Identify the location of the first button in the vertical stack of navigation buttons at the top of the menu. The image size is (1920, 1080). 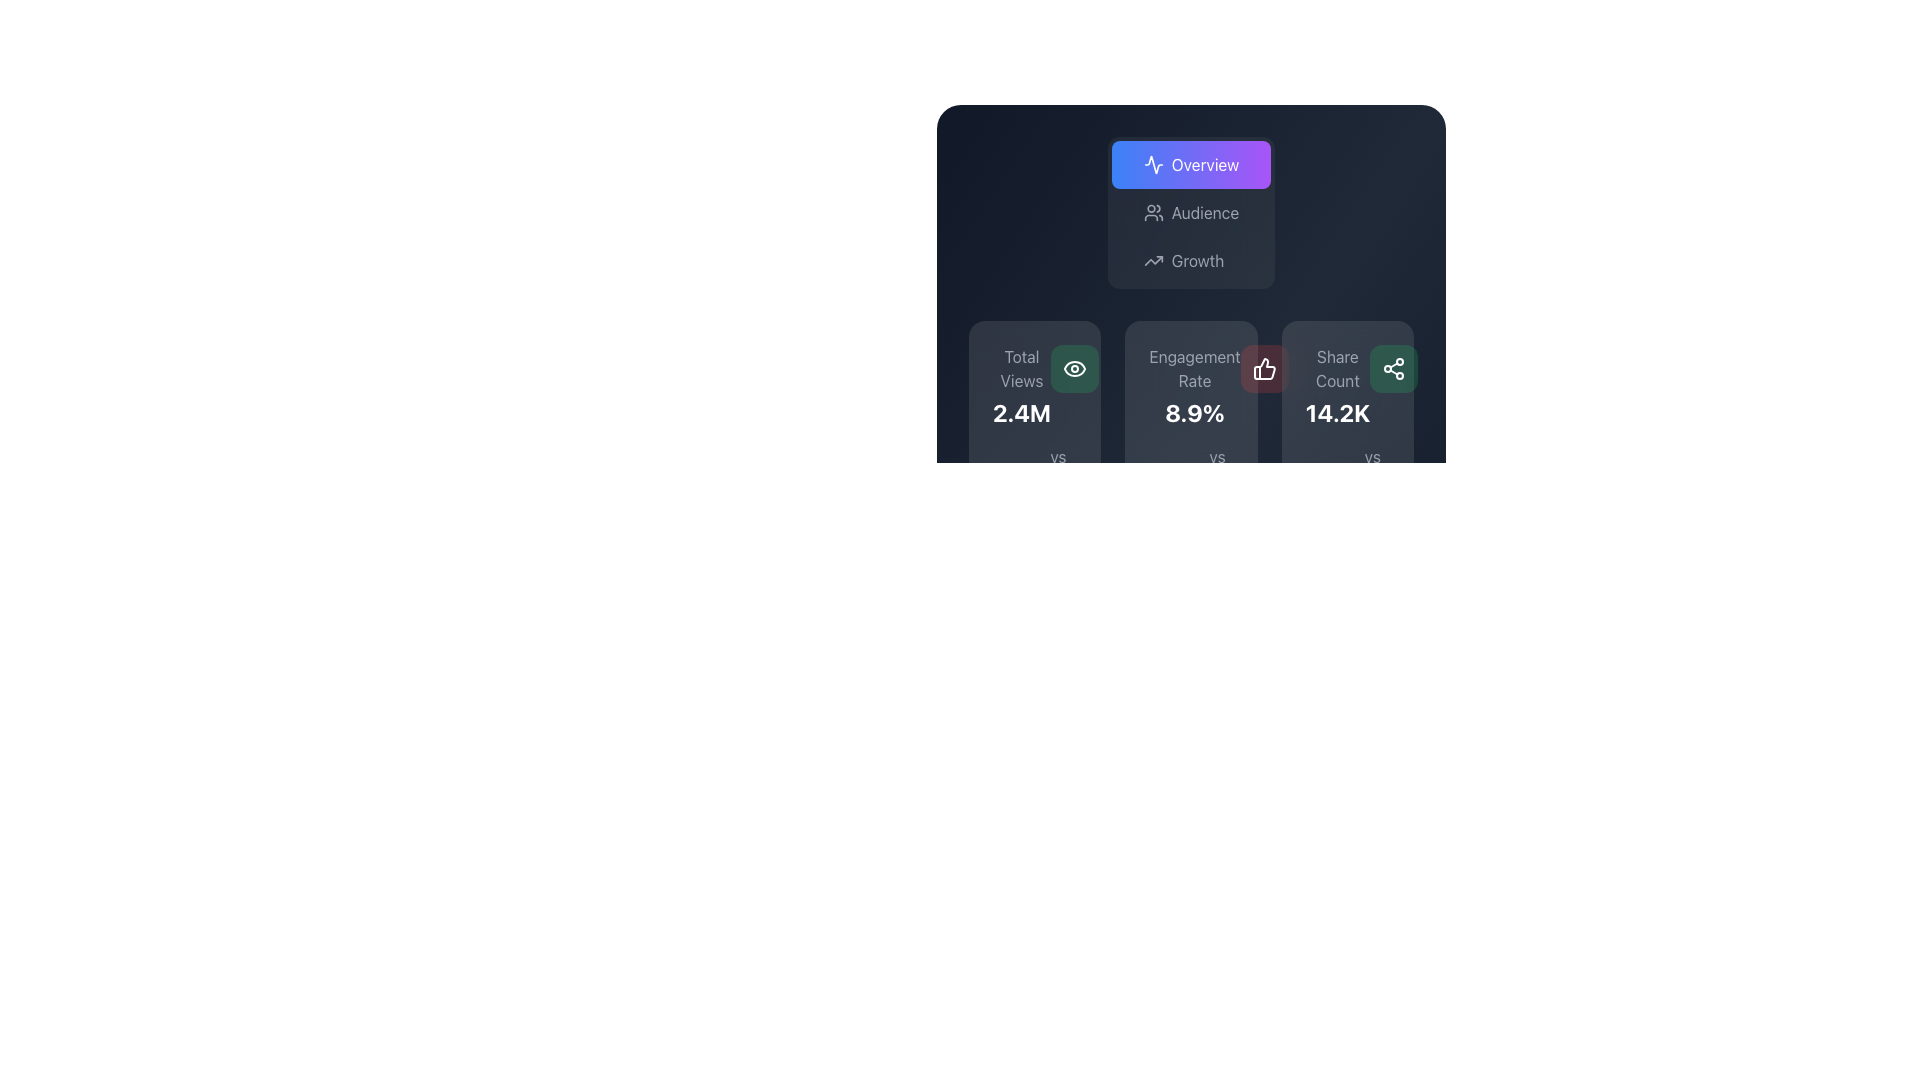
(1191, 164).